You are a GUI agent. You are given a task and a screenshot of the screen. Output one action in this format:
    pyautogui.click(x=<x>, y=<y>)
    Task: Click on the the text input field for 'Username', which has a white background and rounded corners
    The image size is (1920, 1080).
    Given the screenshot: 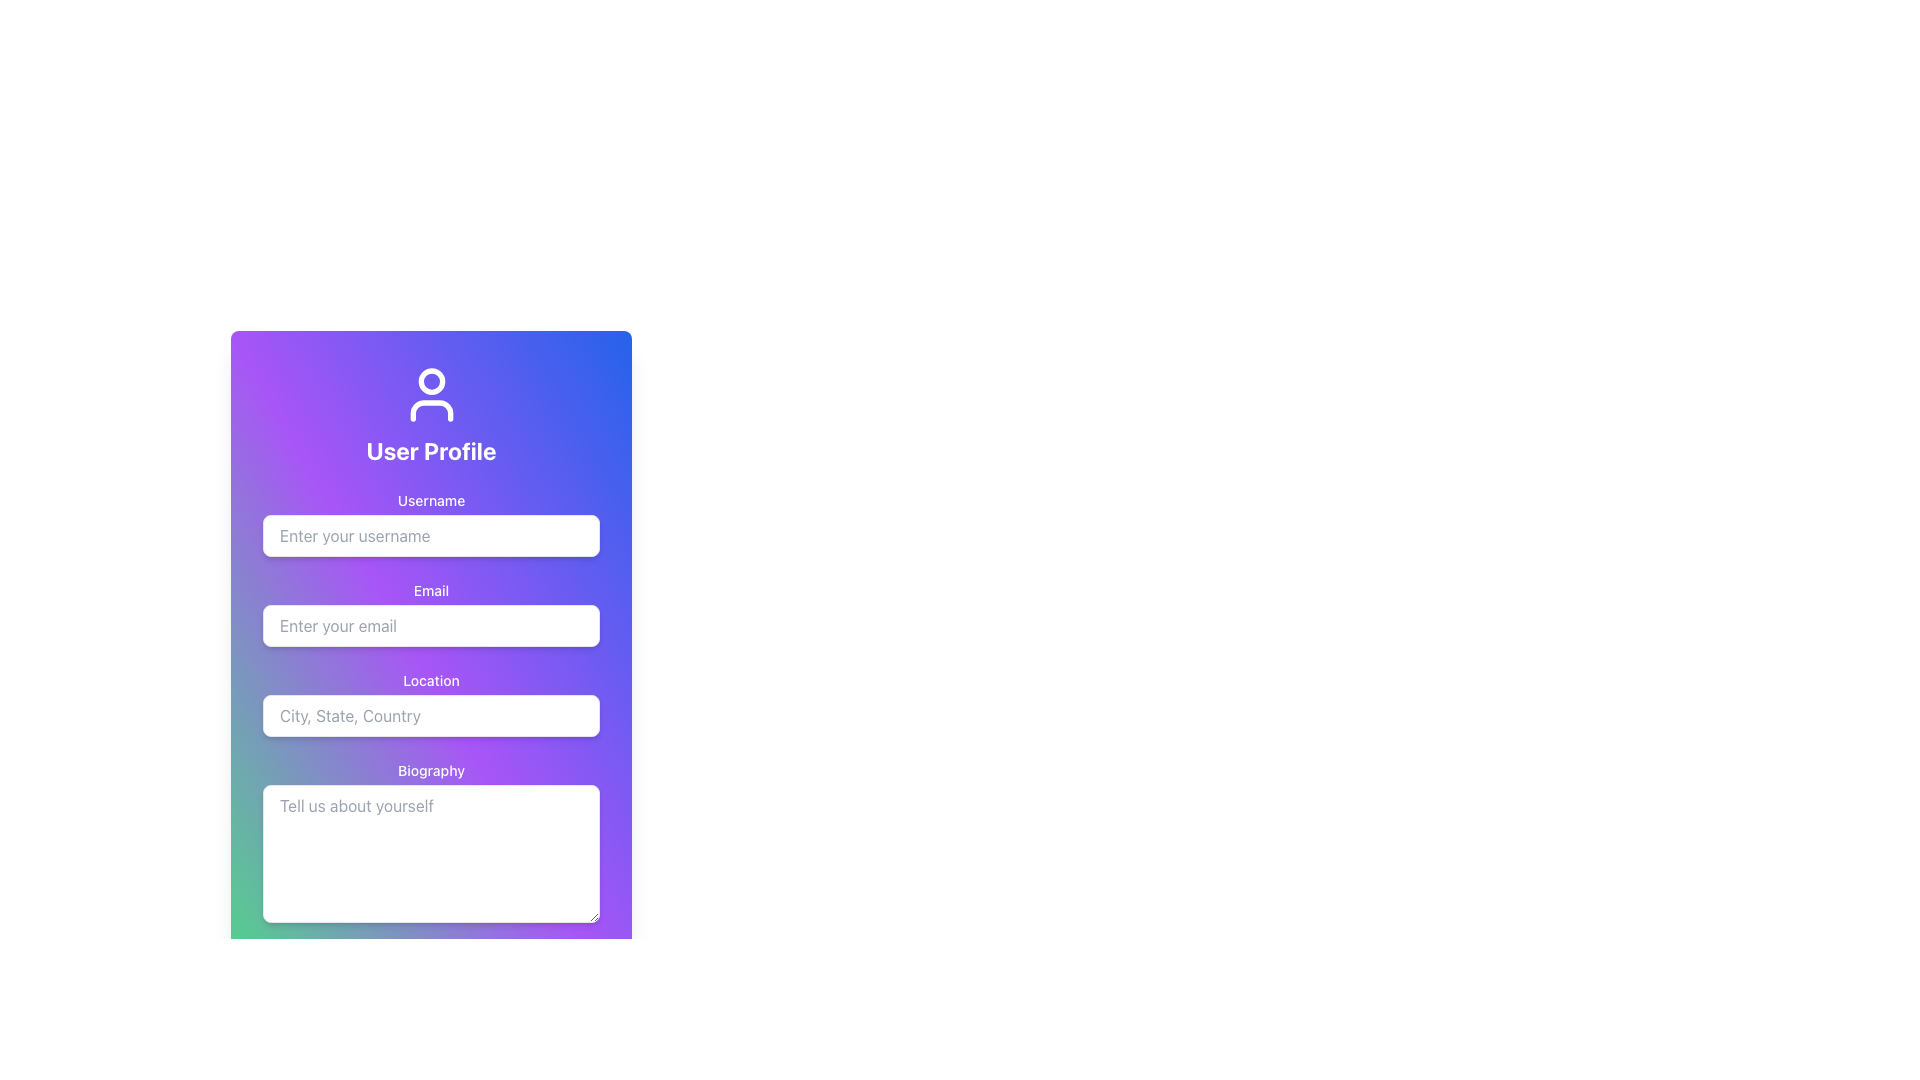 What is the action you would take?
    pyautogui.click(x=430, y=523)
    